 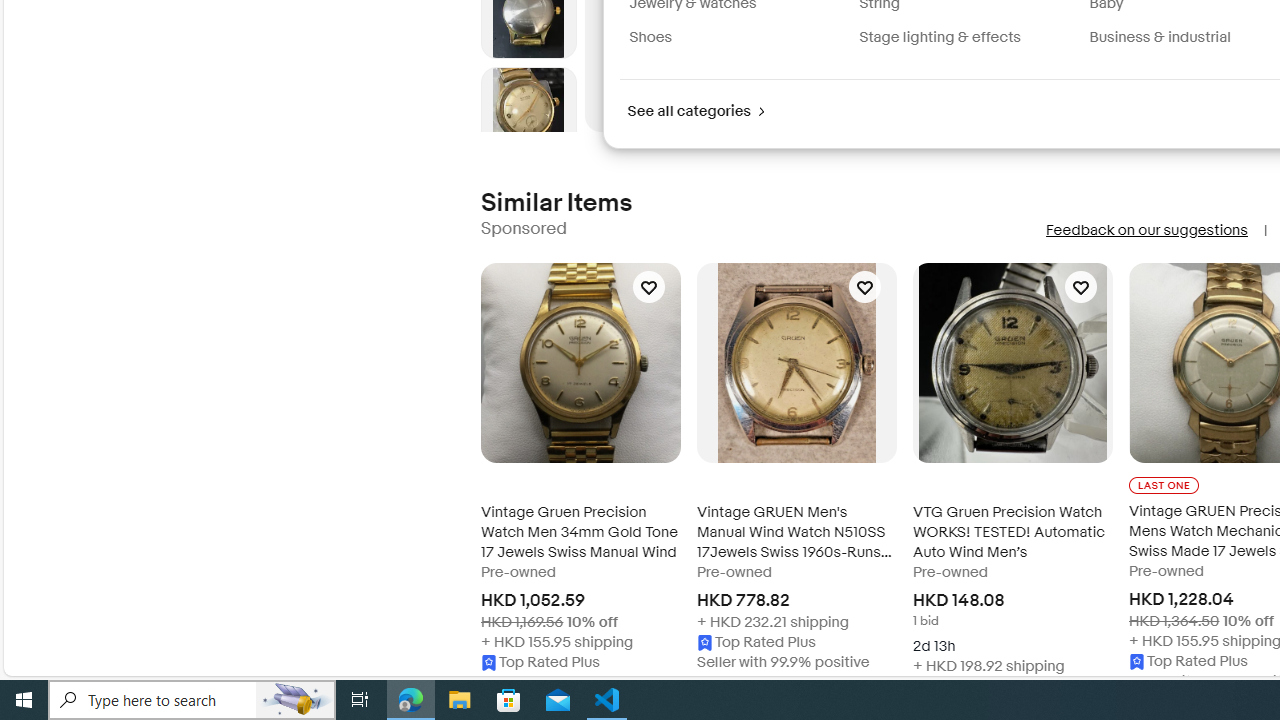 What do you see at coordinates (695, 111) in the screenshot?
I see `'See all categories'` at bounding box center [695, 111].